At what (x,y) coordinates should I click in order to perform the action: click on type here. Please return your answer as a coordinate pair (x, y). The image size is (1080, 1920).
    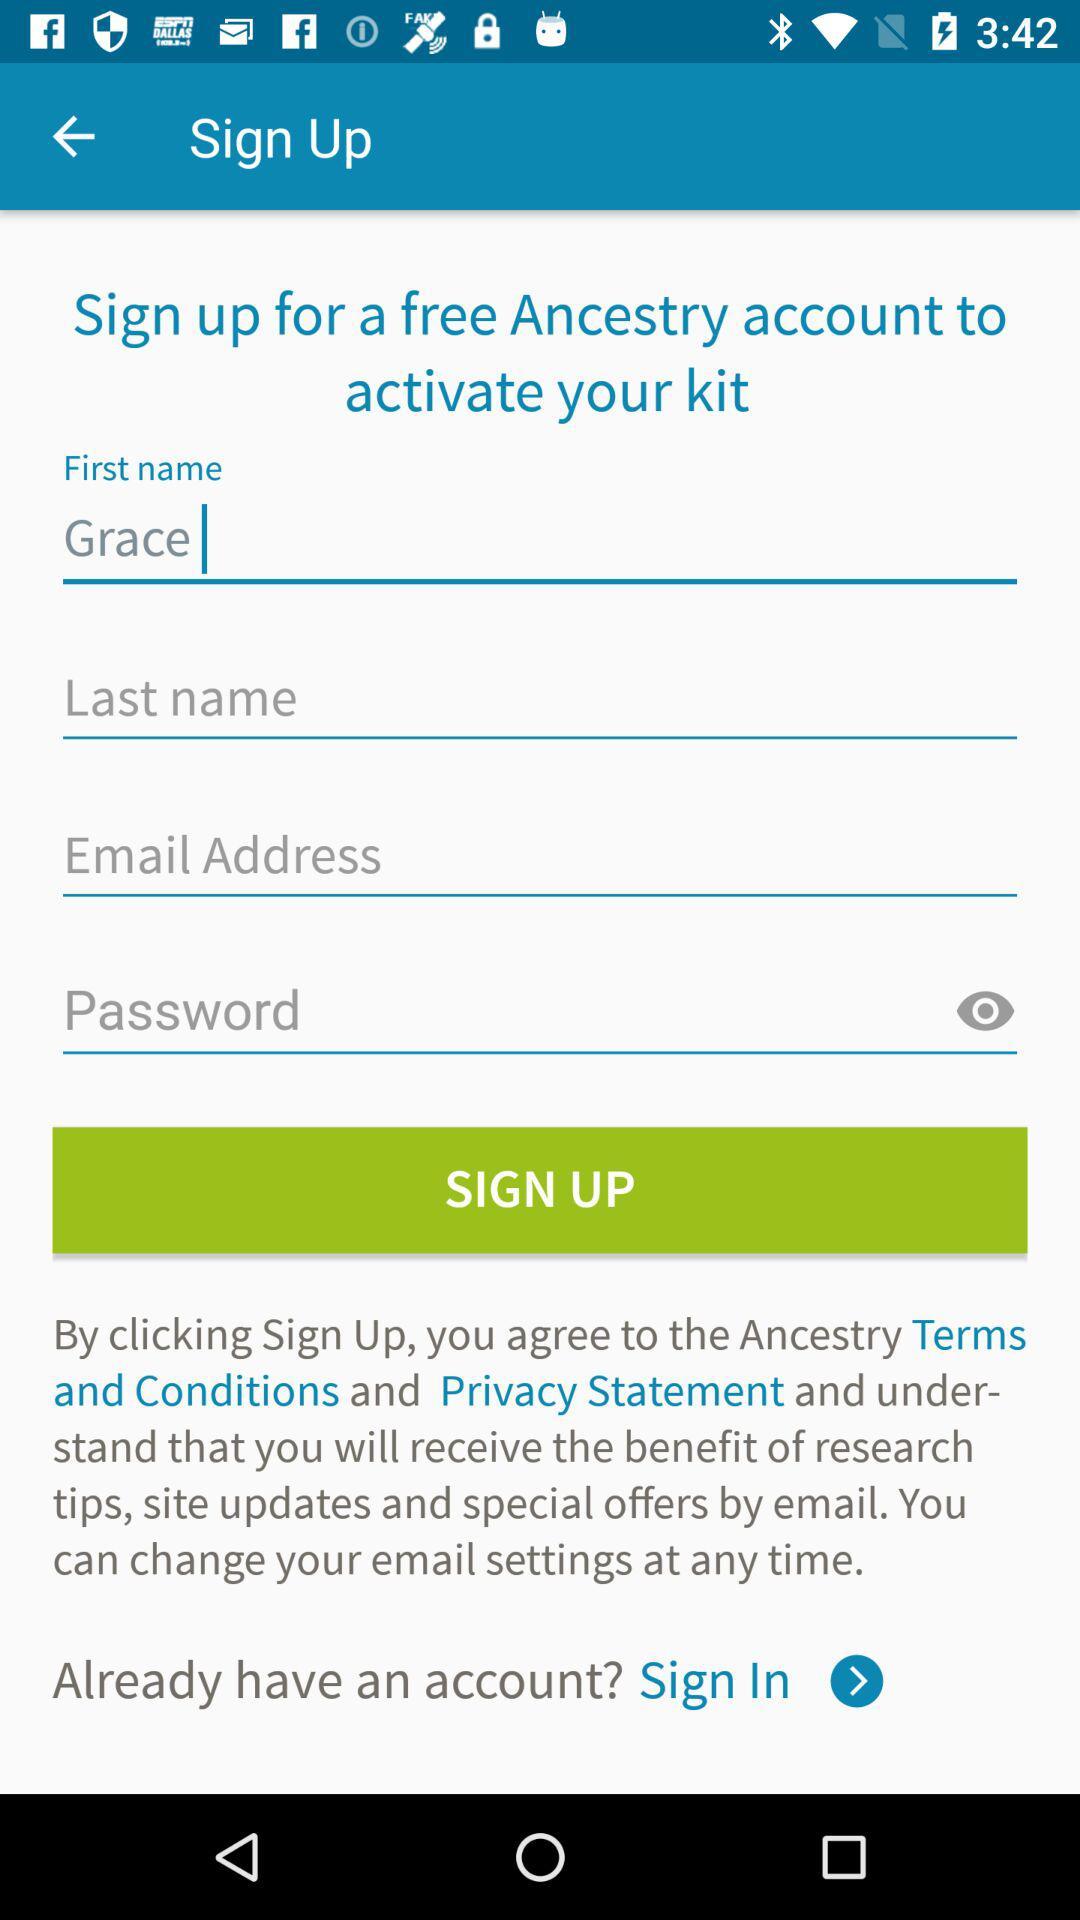
    Looking at the image, I should click on (540, 697).